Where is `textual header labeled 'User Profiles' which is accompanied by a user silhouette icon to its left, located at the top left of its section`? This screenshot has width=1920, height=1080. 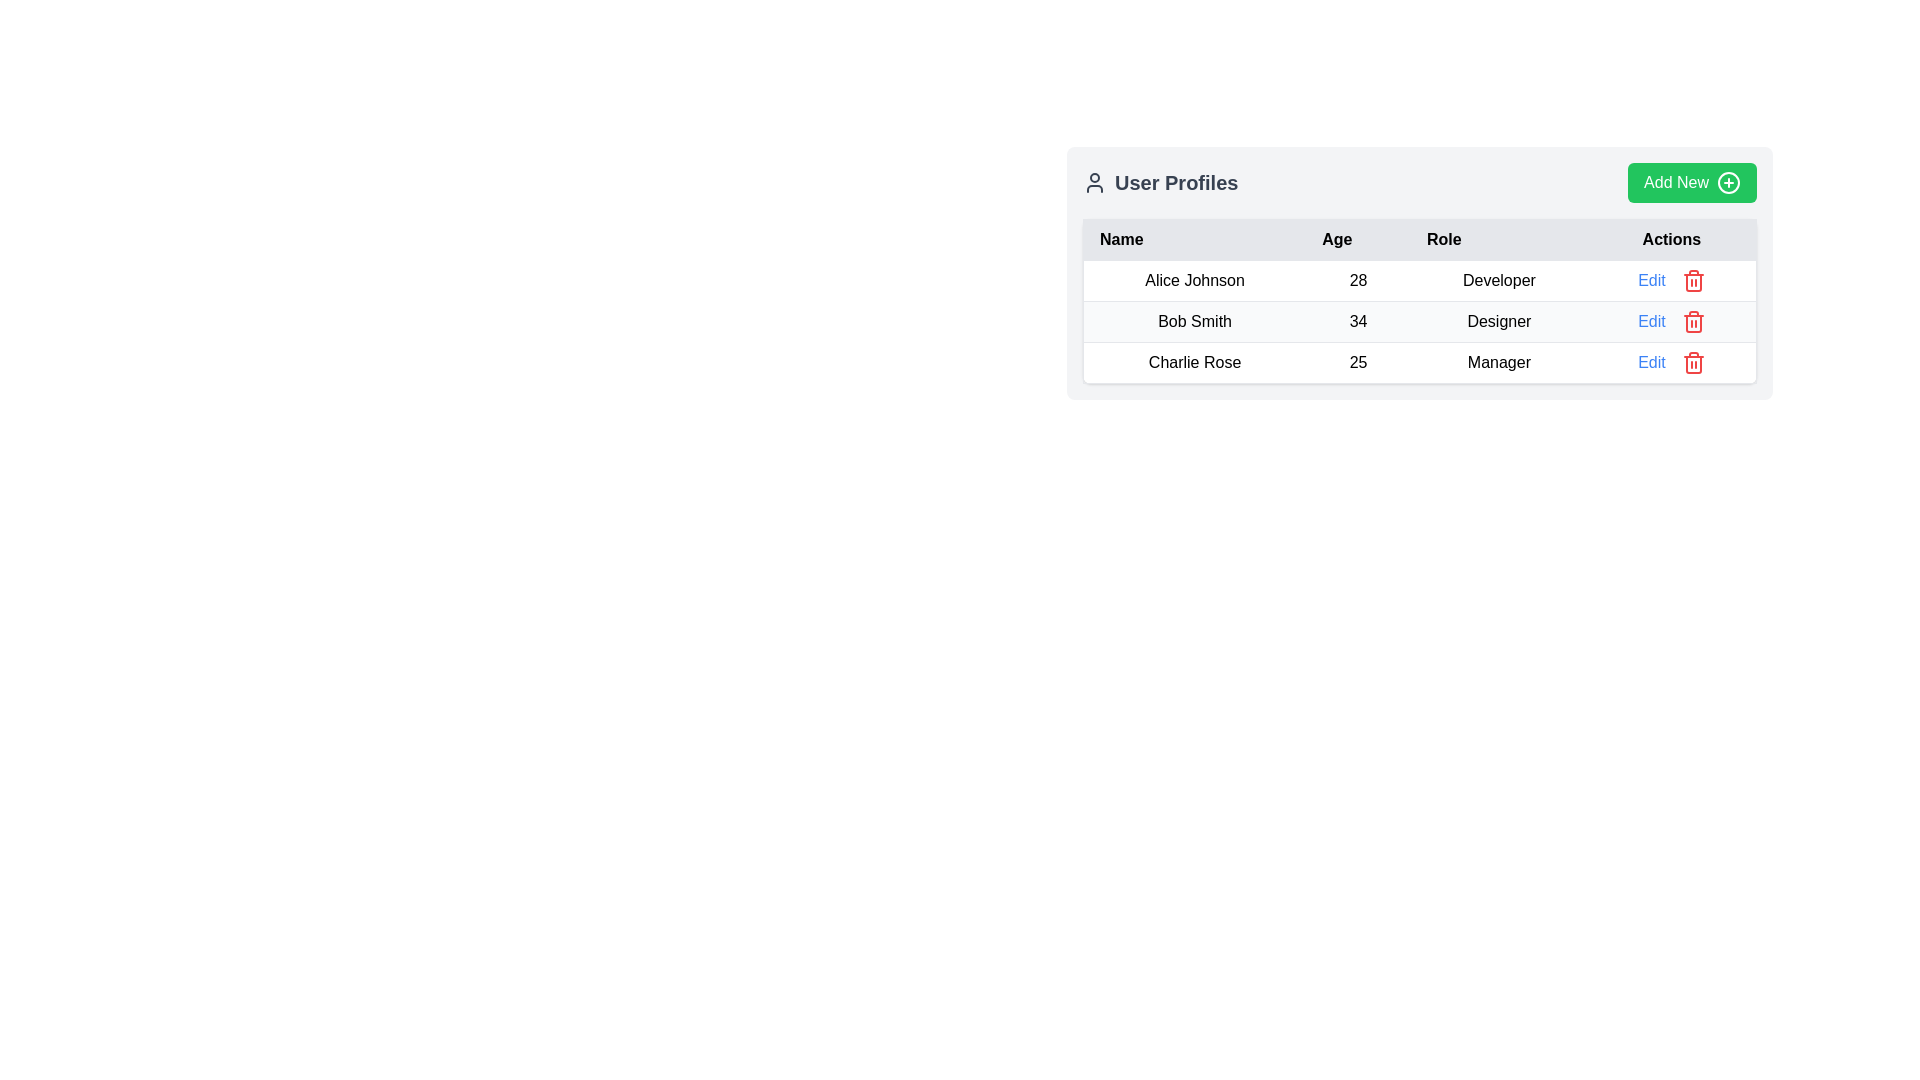 textual header labeled 'User Profiles' which is accompanied by a user silhouette icon to its left, located at the top left of its section is located at coordinates (1160, 182).